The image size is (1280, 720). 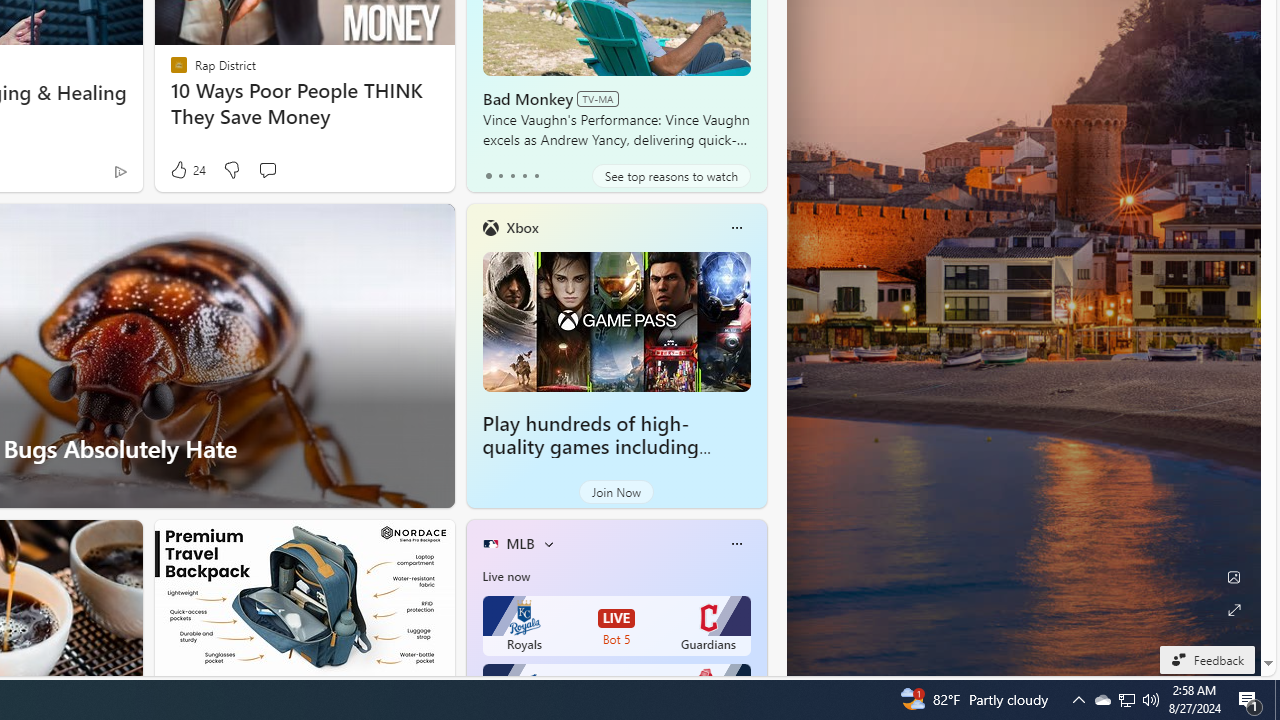 I want to click on 'tab-2', so click(x=512, y=175).